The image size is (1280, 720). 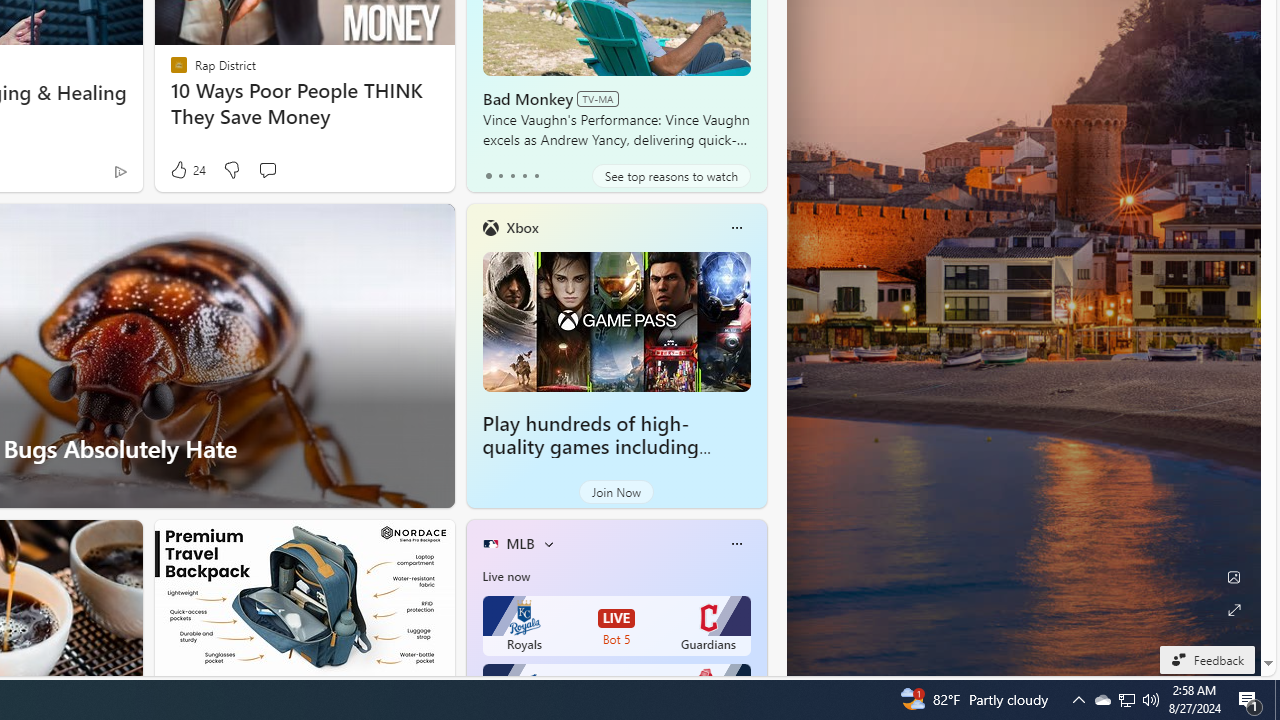 I want to click on 'tab-2', so click(x=512, y=175).